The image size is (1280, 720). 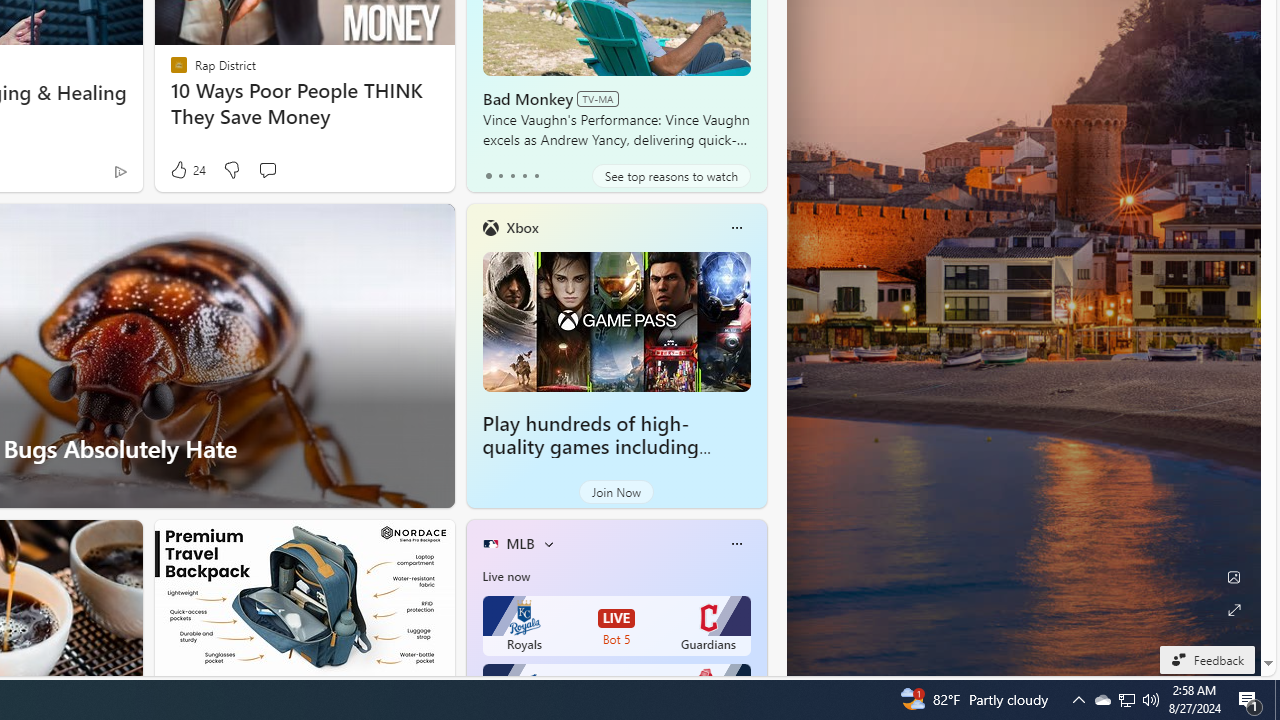 I want to click on 'tab-2', so click(x=512, y=175).